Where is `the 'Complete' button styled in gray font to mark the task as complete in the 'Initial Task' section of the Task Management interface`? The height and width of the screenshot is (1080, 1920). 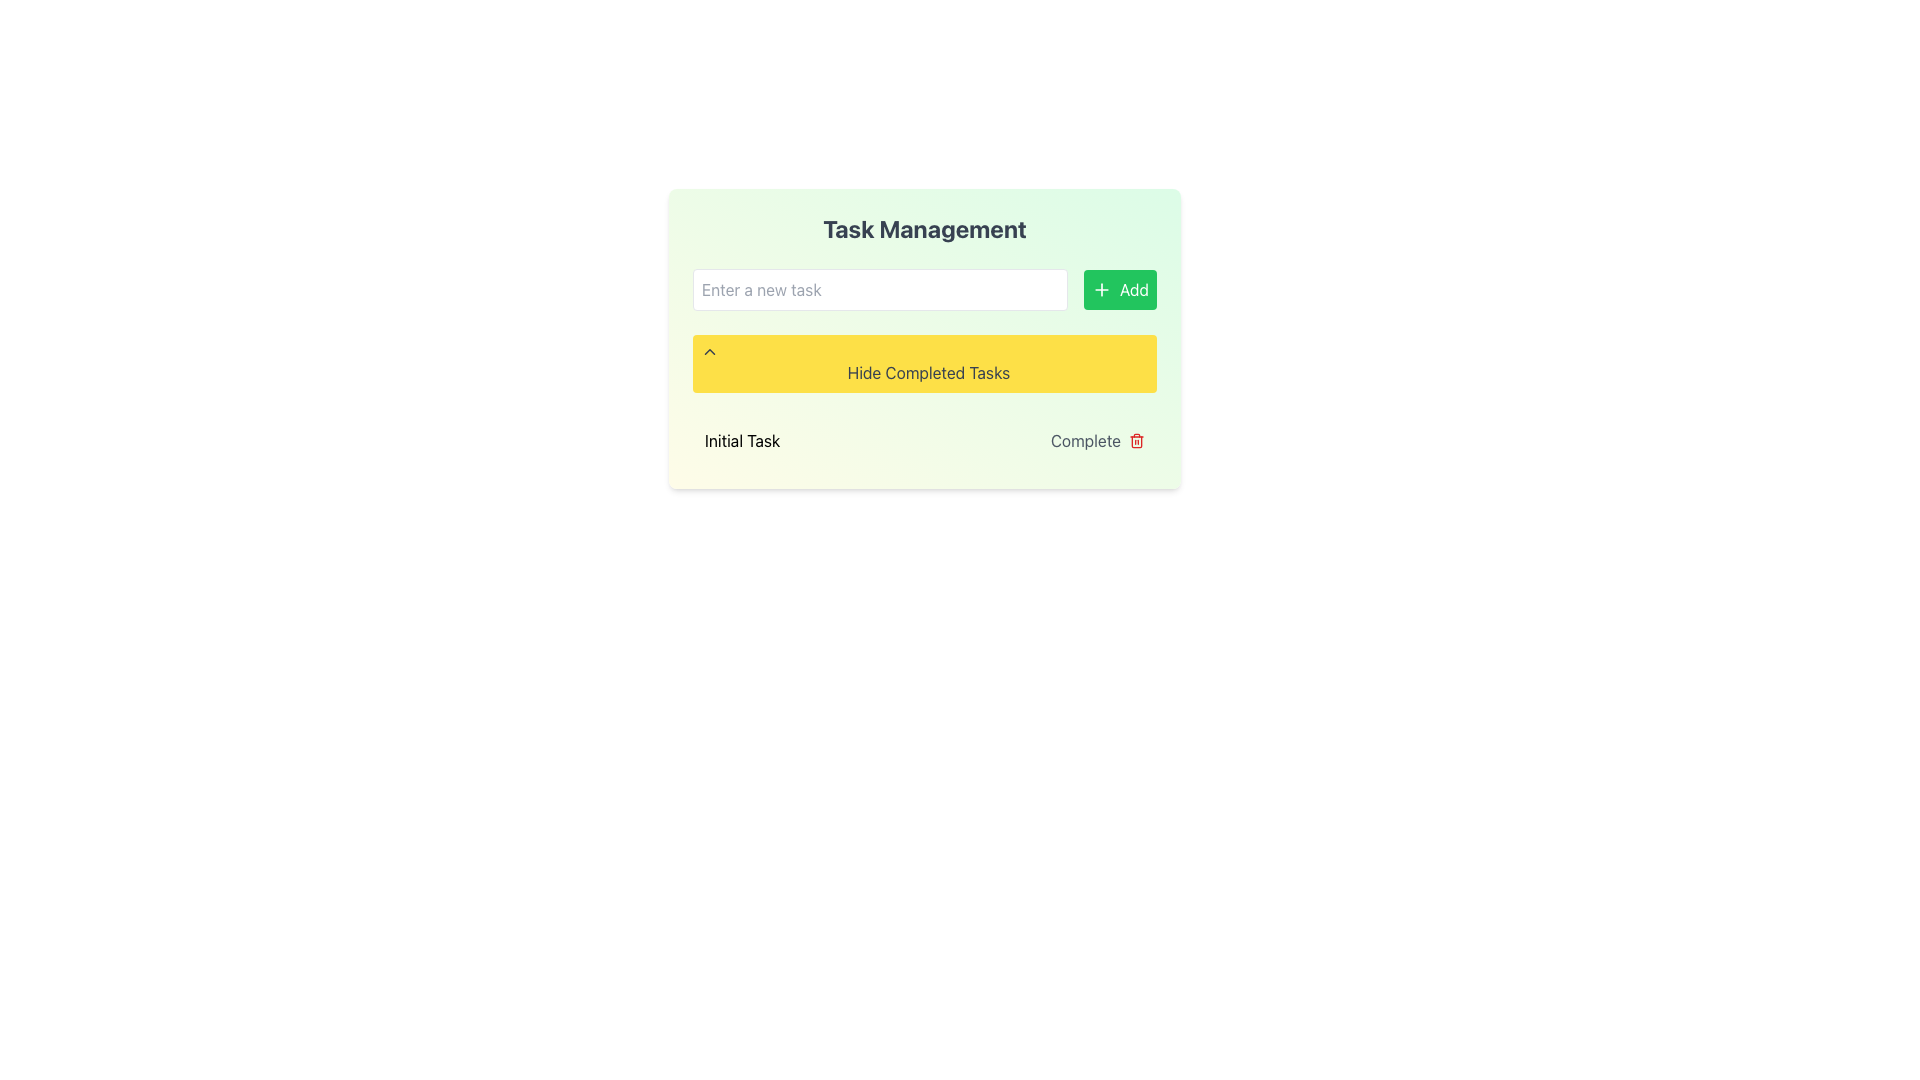 the 'Complete' button styled in gray font to mark the task as complete in the 'Initial Task' section of the Task Management interface is located at coordinates (1096, 439).